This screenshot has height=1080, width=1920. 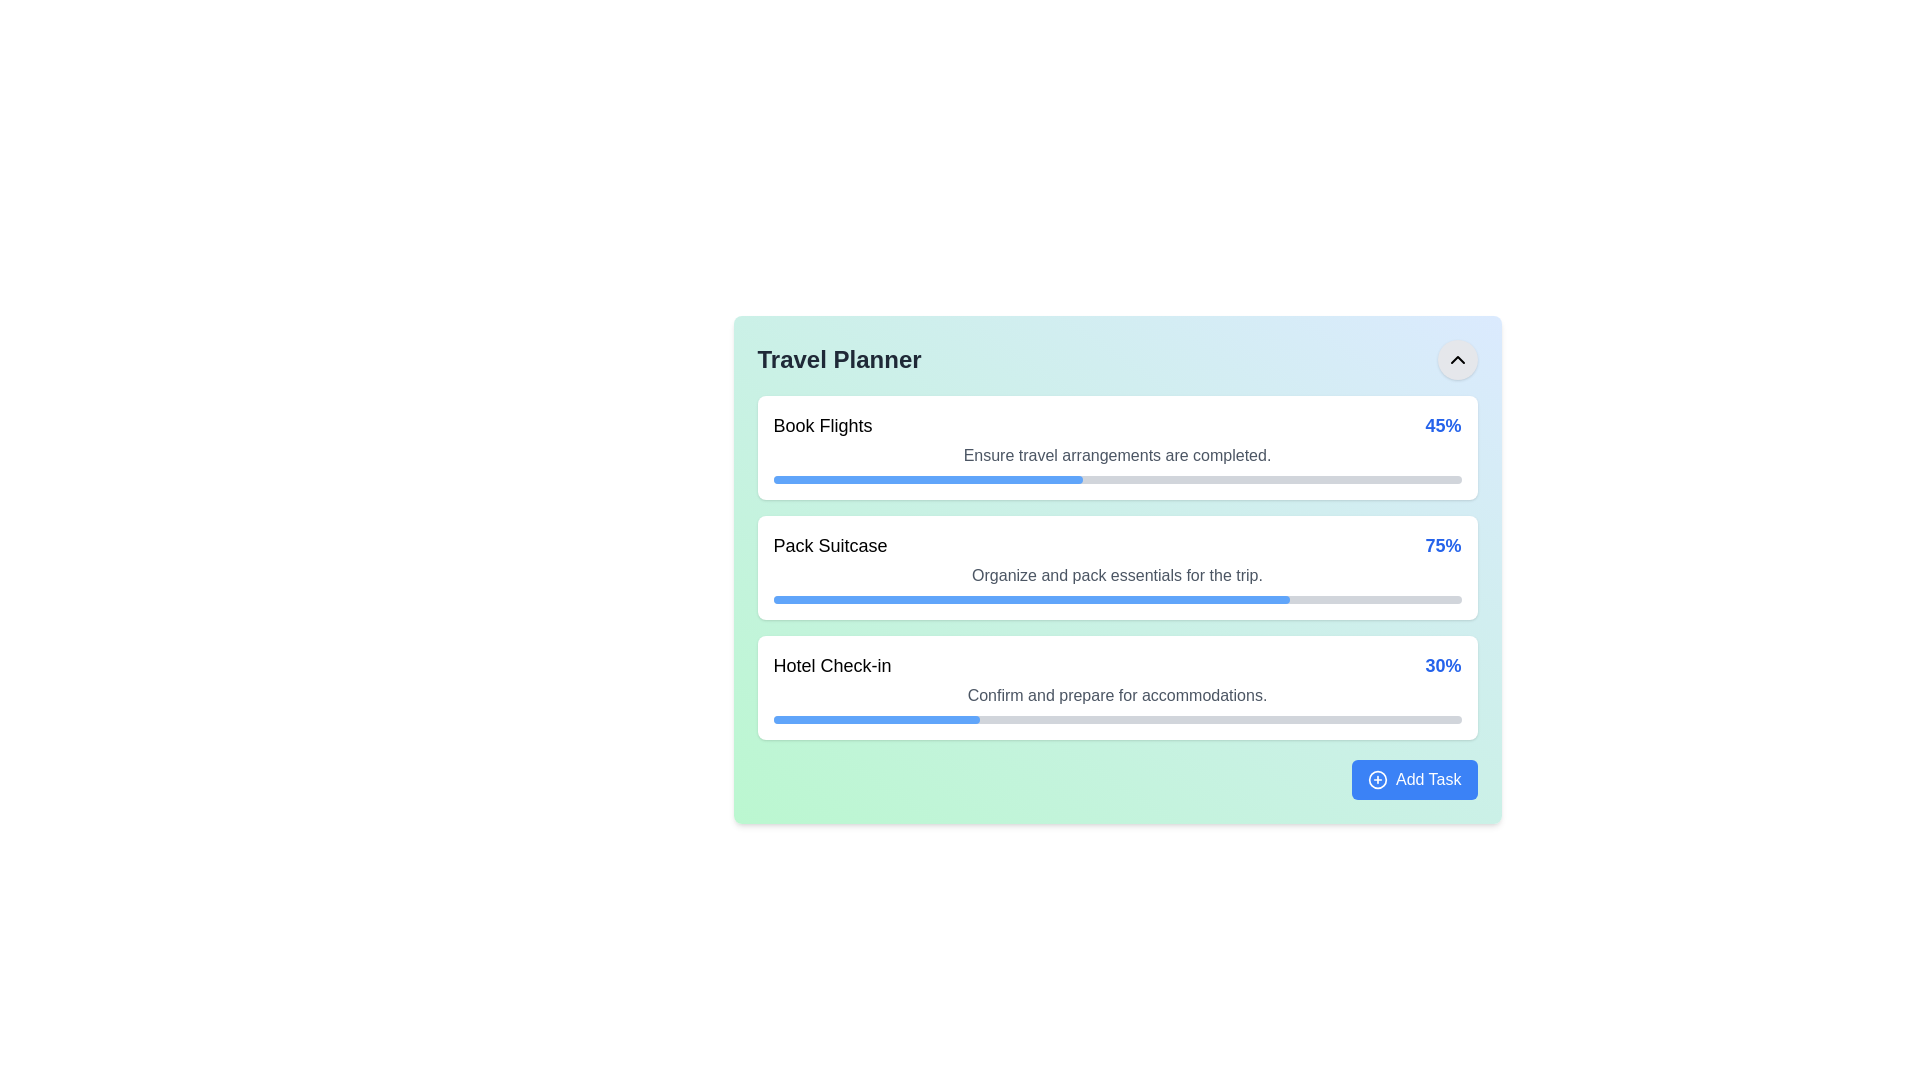 I want to click on the progress bar segment indicating the completion percentage of the 'Hotel Check-in' task located in the 'Travel Planner' section, so click(x=876, y=720).